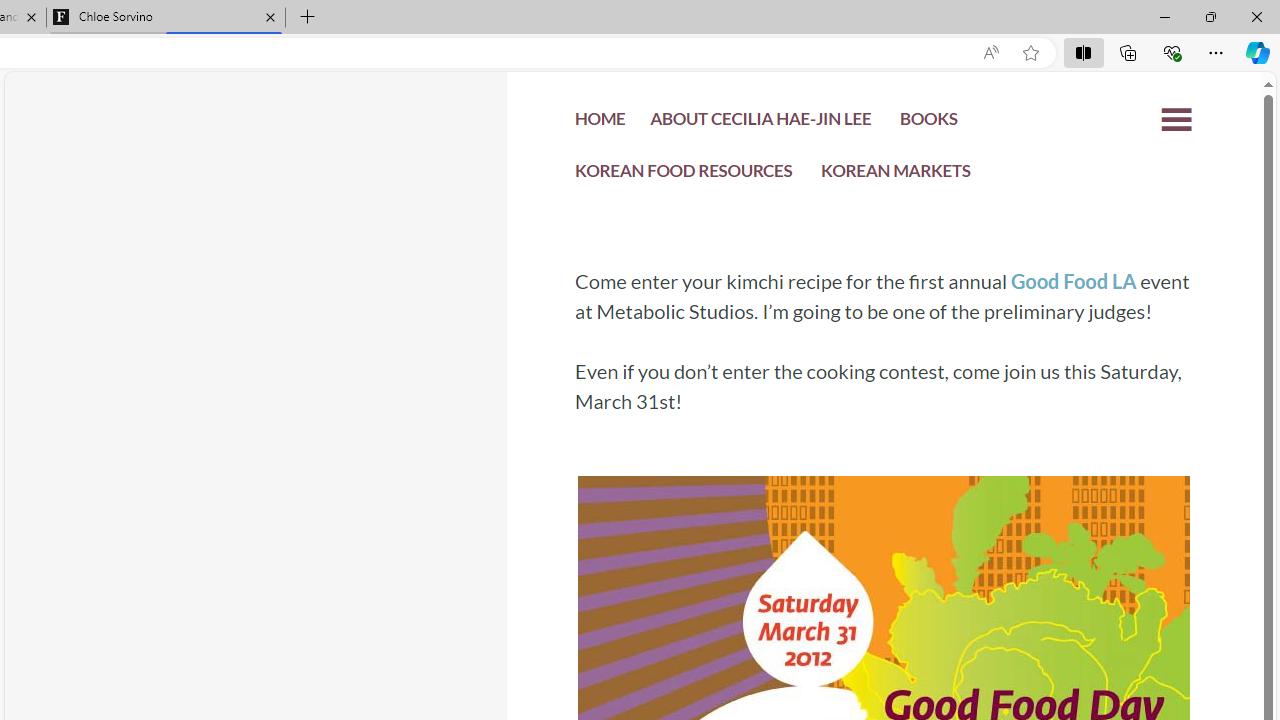 The width and height of the screenshot is (1280, 720). Describe the element at coordinates (895, 175) in the screenshot. I see `'KOREAN MARKETS'` at that location.